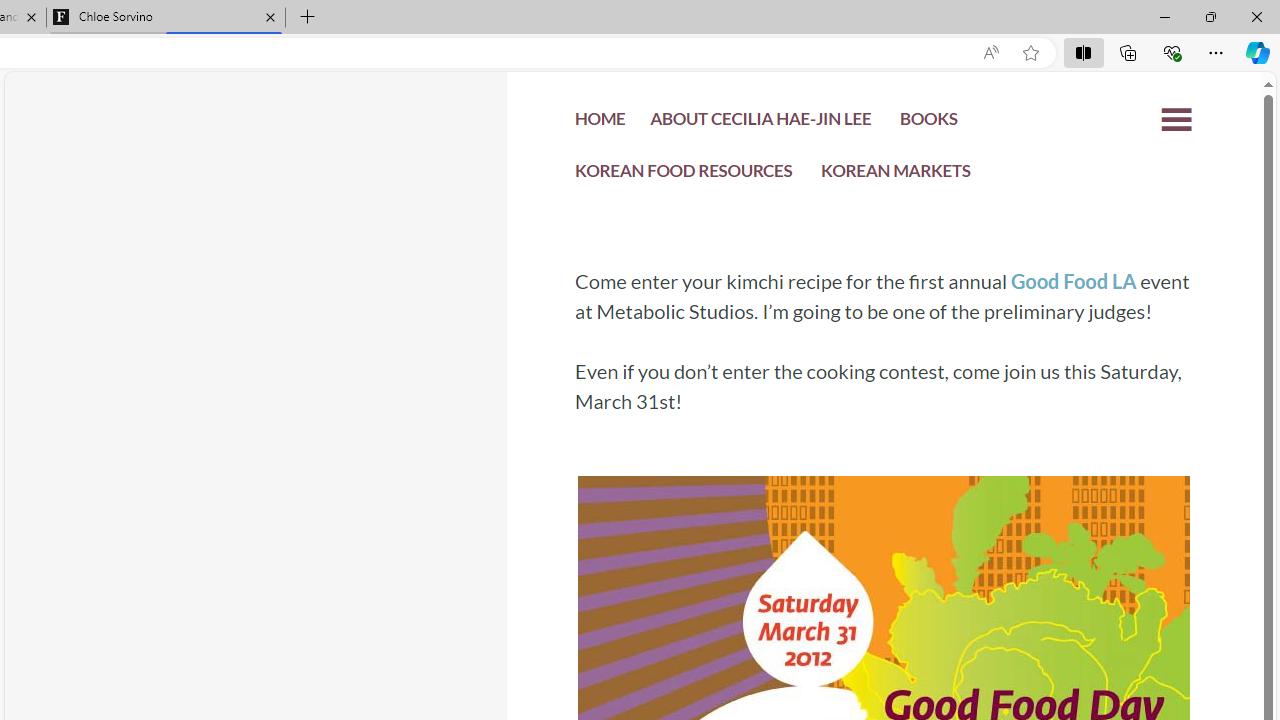 The width and height of the screenshot is (1280, 720). Describe the element at coordinates (895, 175) in the screenshot. I see `'KOREAN MARKETS'` at that location.